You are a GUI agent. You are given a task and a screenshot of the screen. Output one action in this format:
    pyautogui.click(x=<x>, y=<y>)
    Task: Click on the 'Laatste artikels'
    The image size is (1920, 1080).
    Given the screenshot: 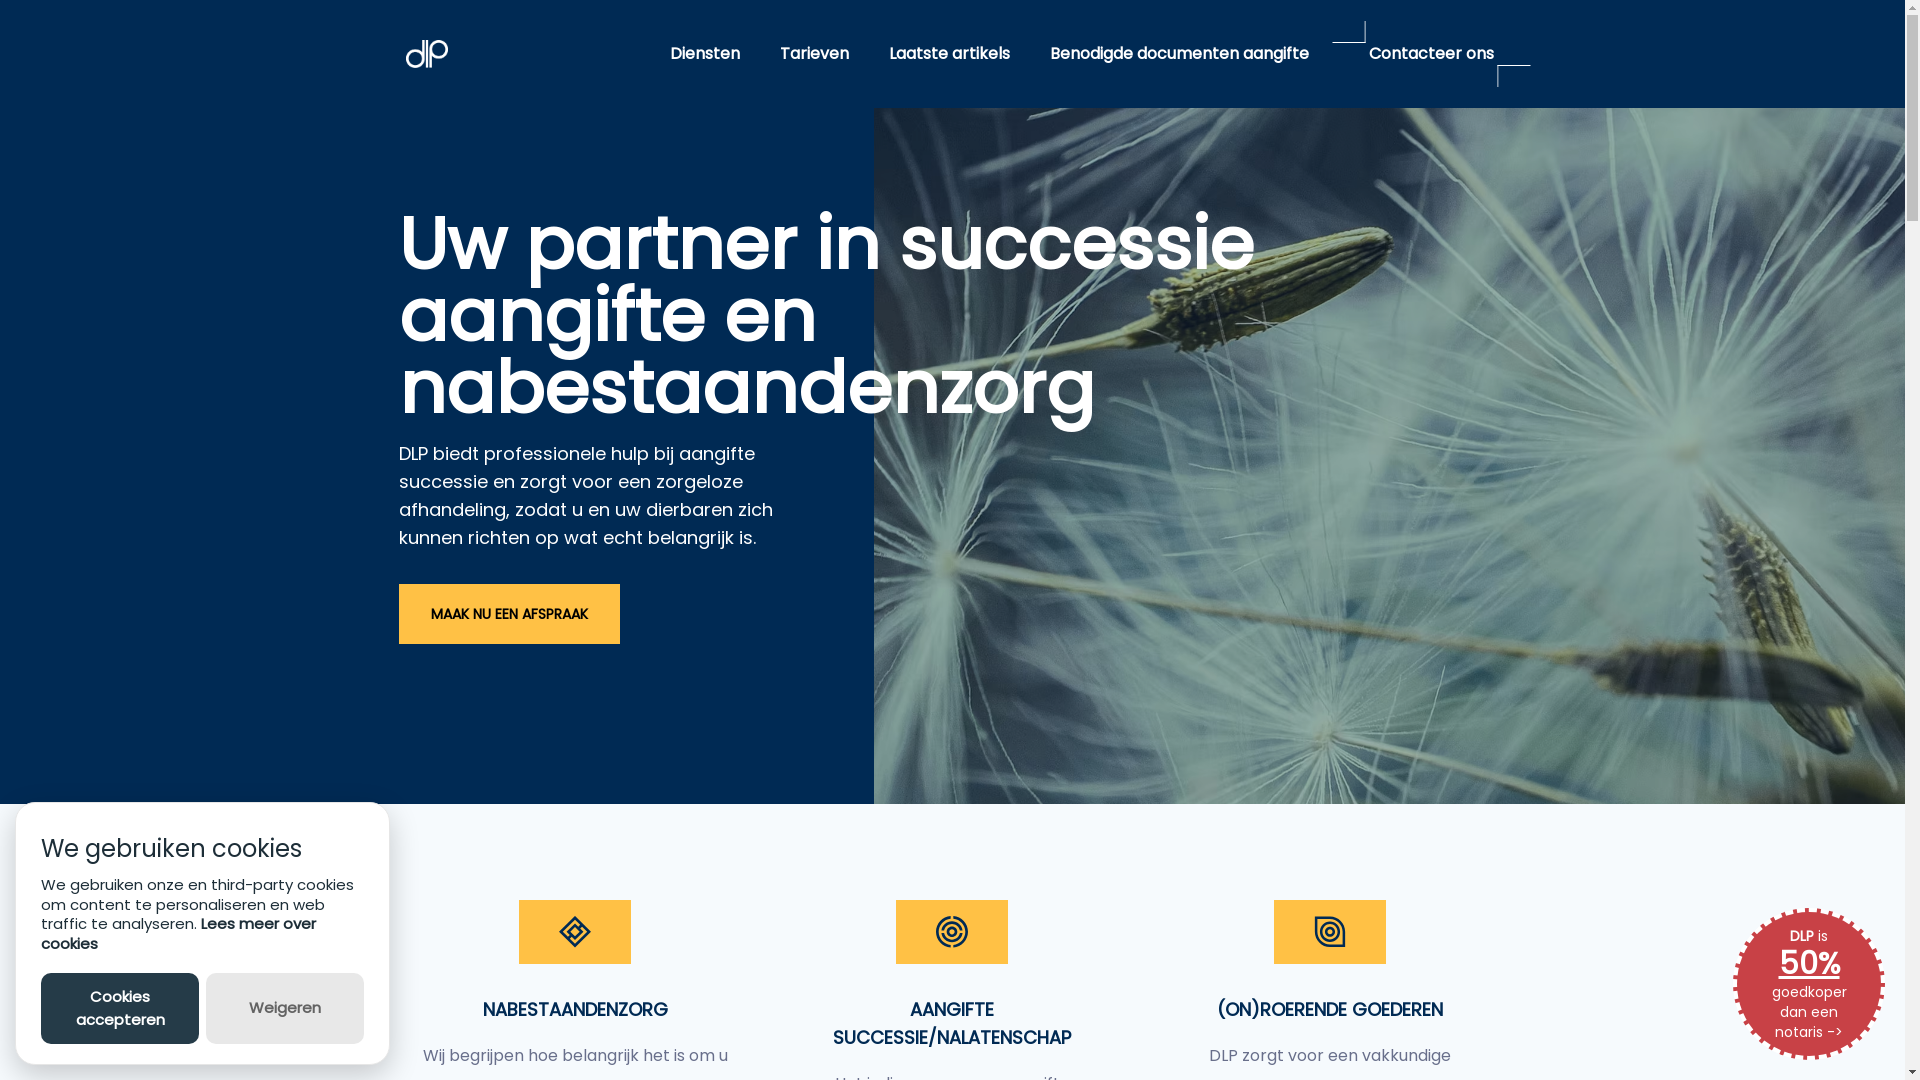 What is the action you would take?
    pyautogui.click(x=887, y=52)
    